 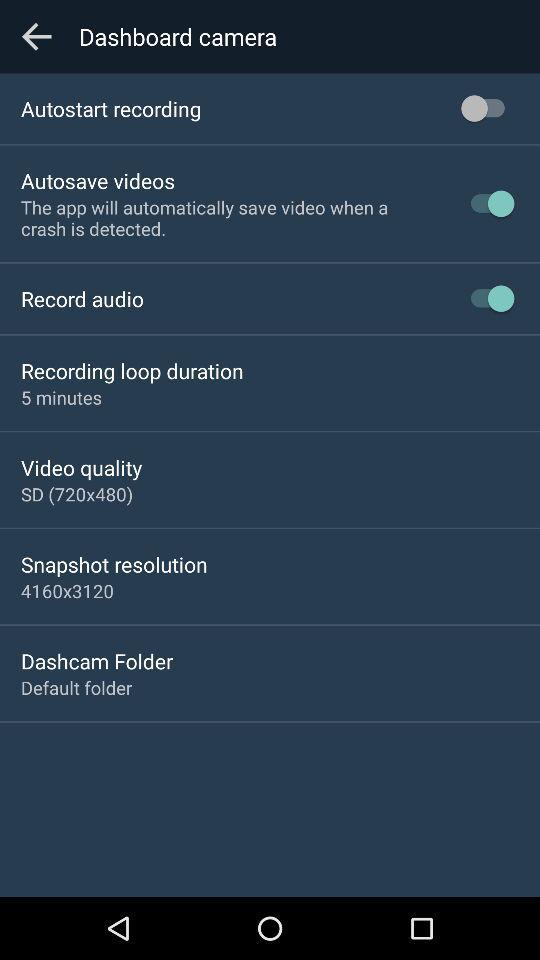 What do you see at coordinates (114, 564) in the screenshot?
I see `item above the 4160x3120 icon` at bounding box center [114, 564].